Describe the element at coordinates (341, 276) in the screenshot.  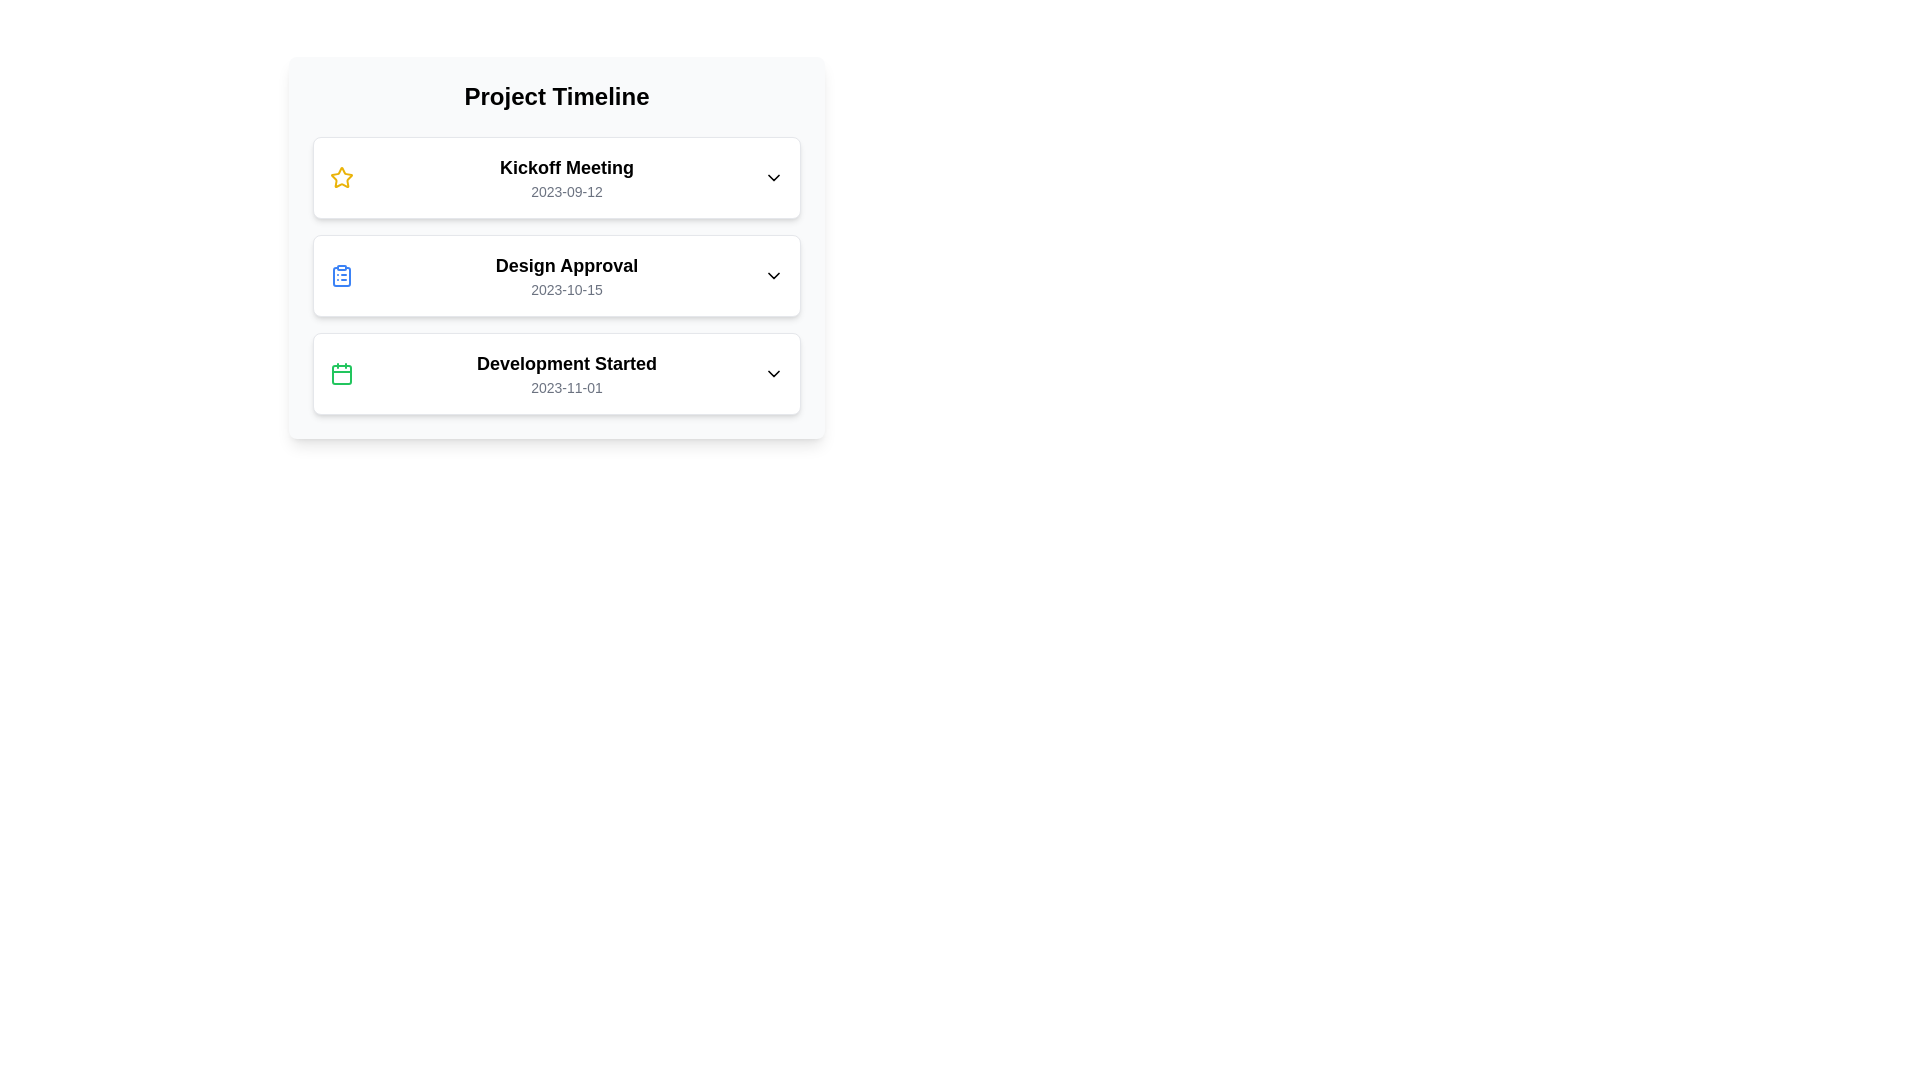
I see `the blue clipboard-shaped icon located to the left of the 'Design Approval' text in the second row of the project timeline list` at that location.